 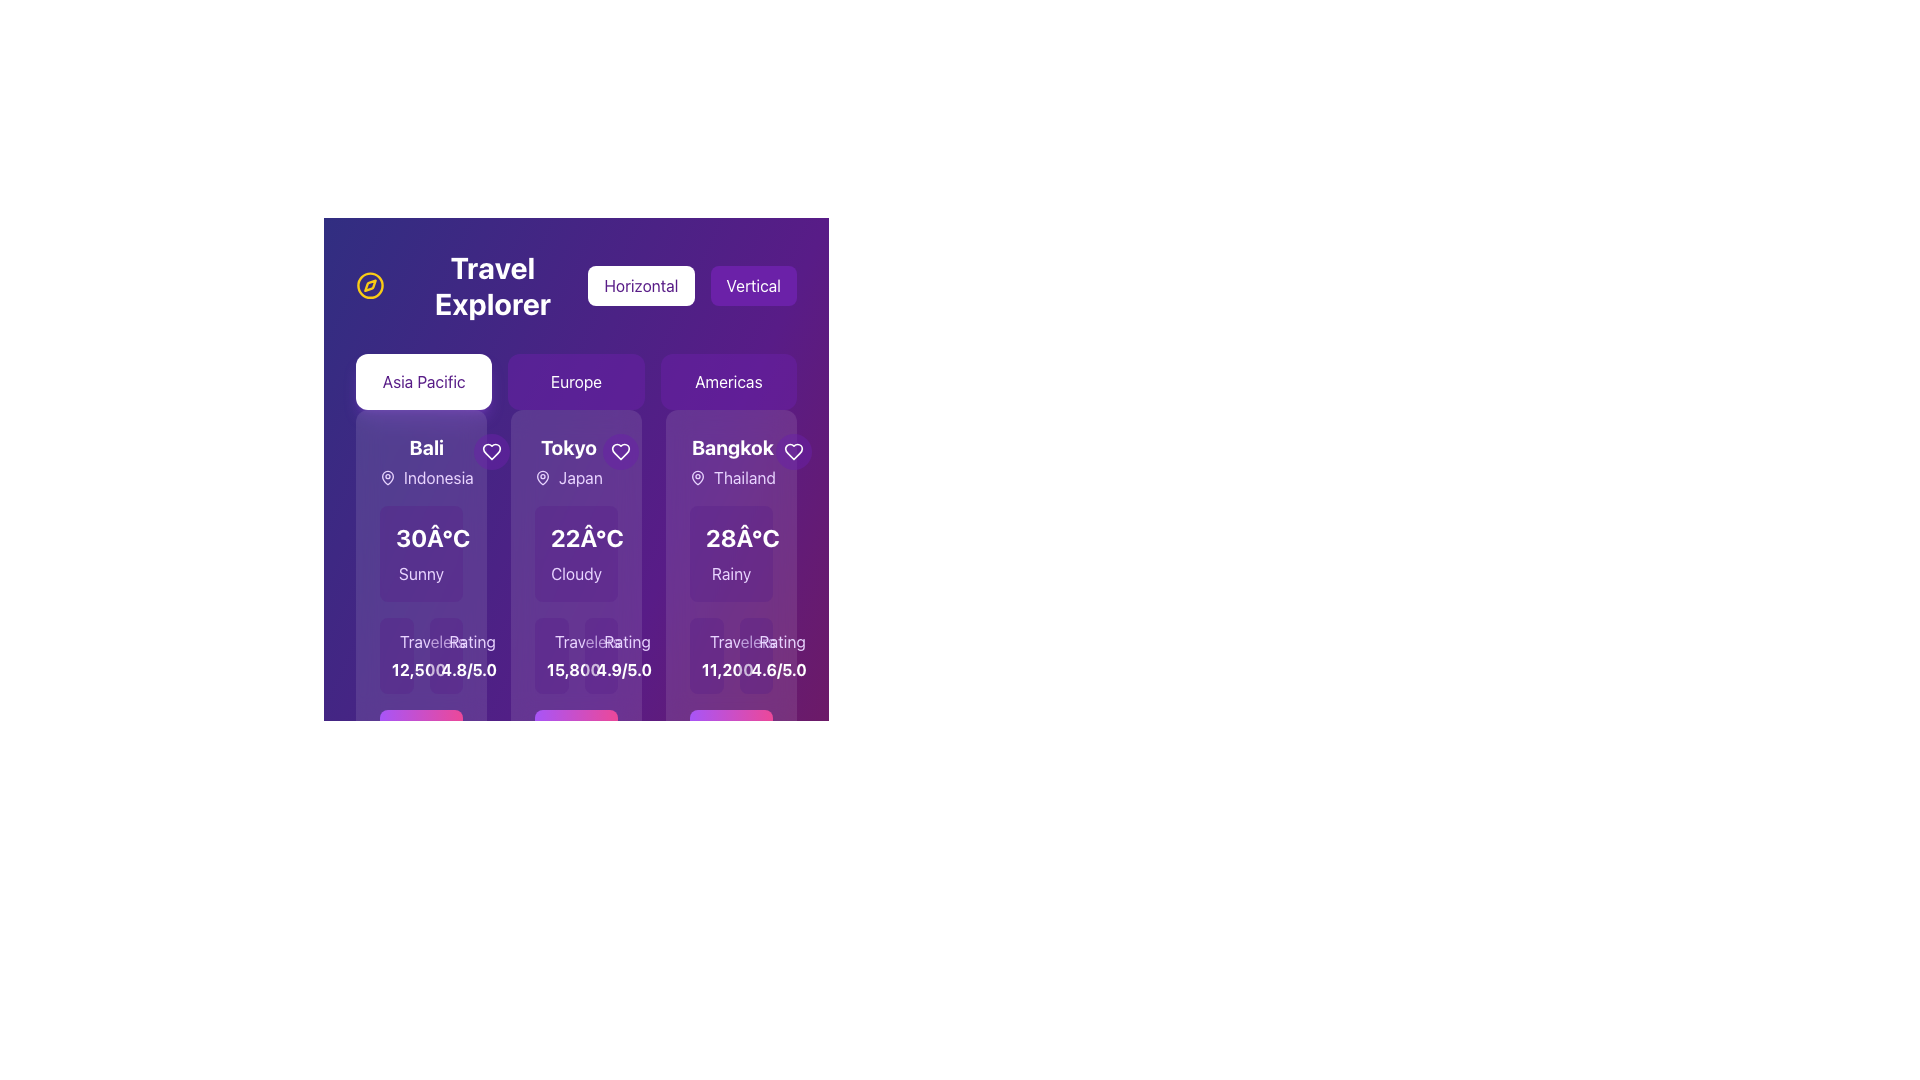 What do you see at coordinates (396, 655) in the screenshot?
I see `text content of the Text display showing '12,500' in bold white font, located inside the first card of the 'Asia Pacific' section, below the text 'Travelers'` at bounding box center [396, 655].